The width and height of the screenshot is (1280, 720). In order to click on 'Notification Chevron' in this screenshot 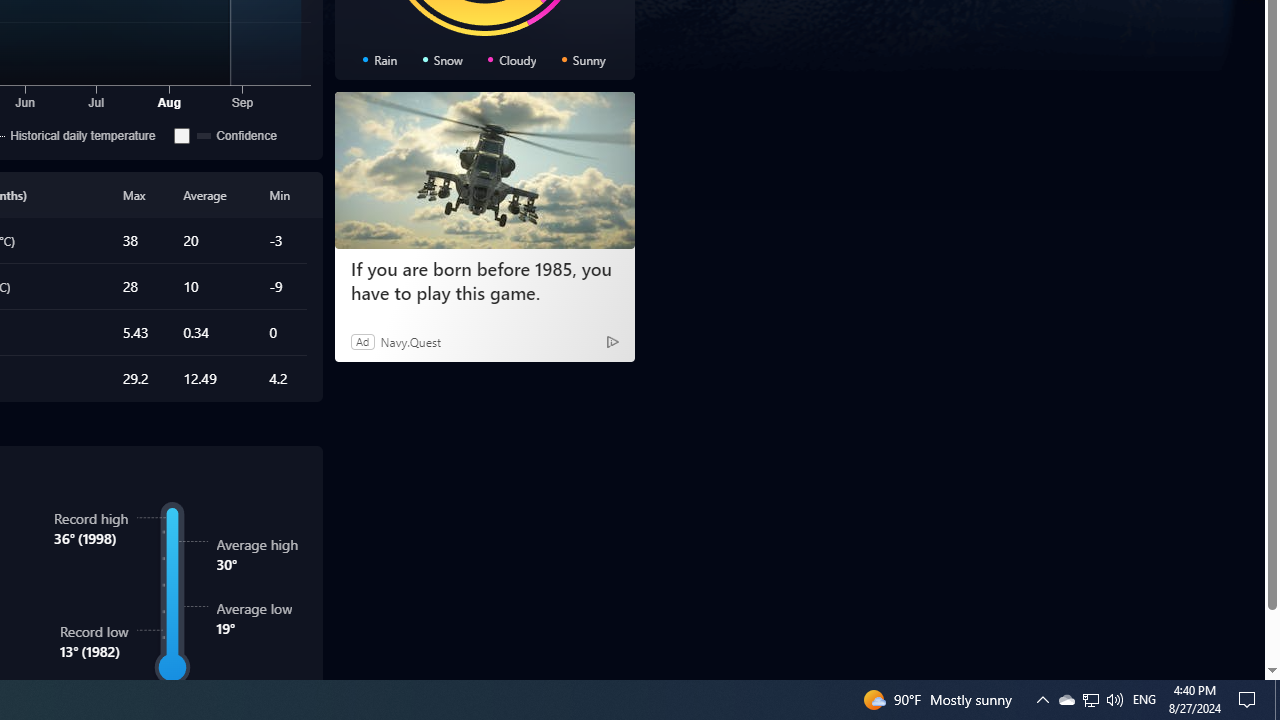, I will do `click(1089, 698)`.